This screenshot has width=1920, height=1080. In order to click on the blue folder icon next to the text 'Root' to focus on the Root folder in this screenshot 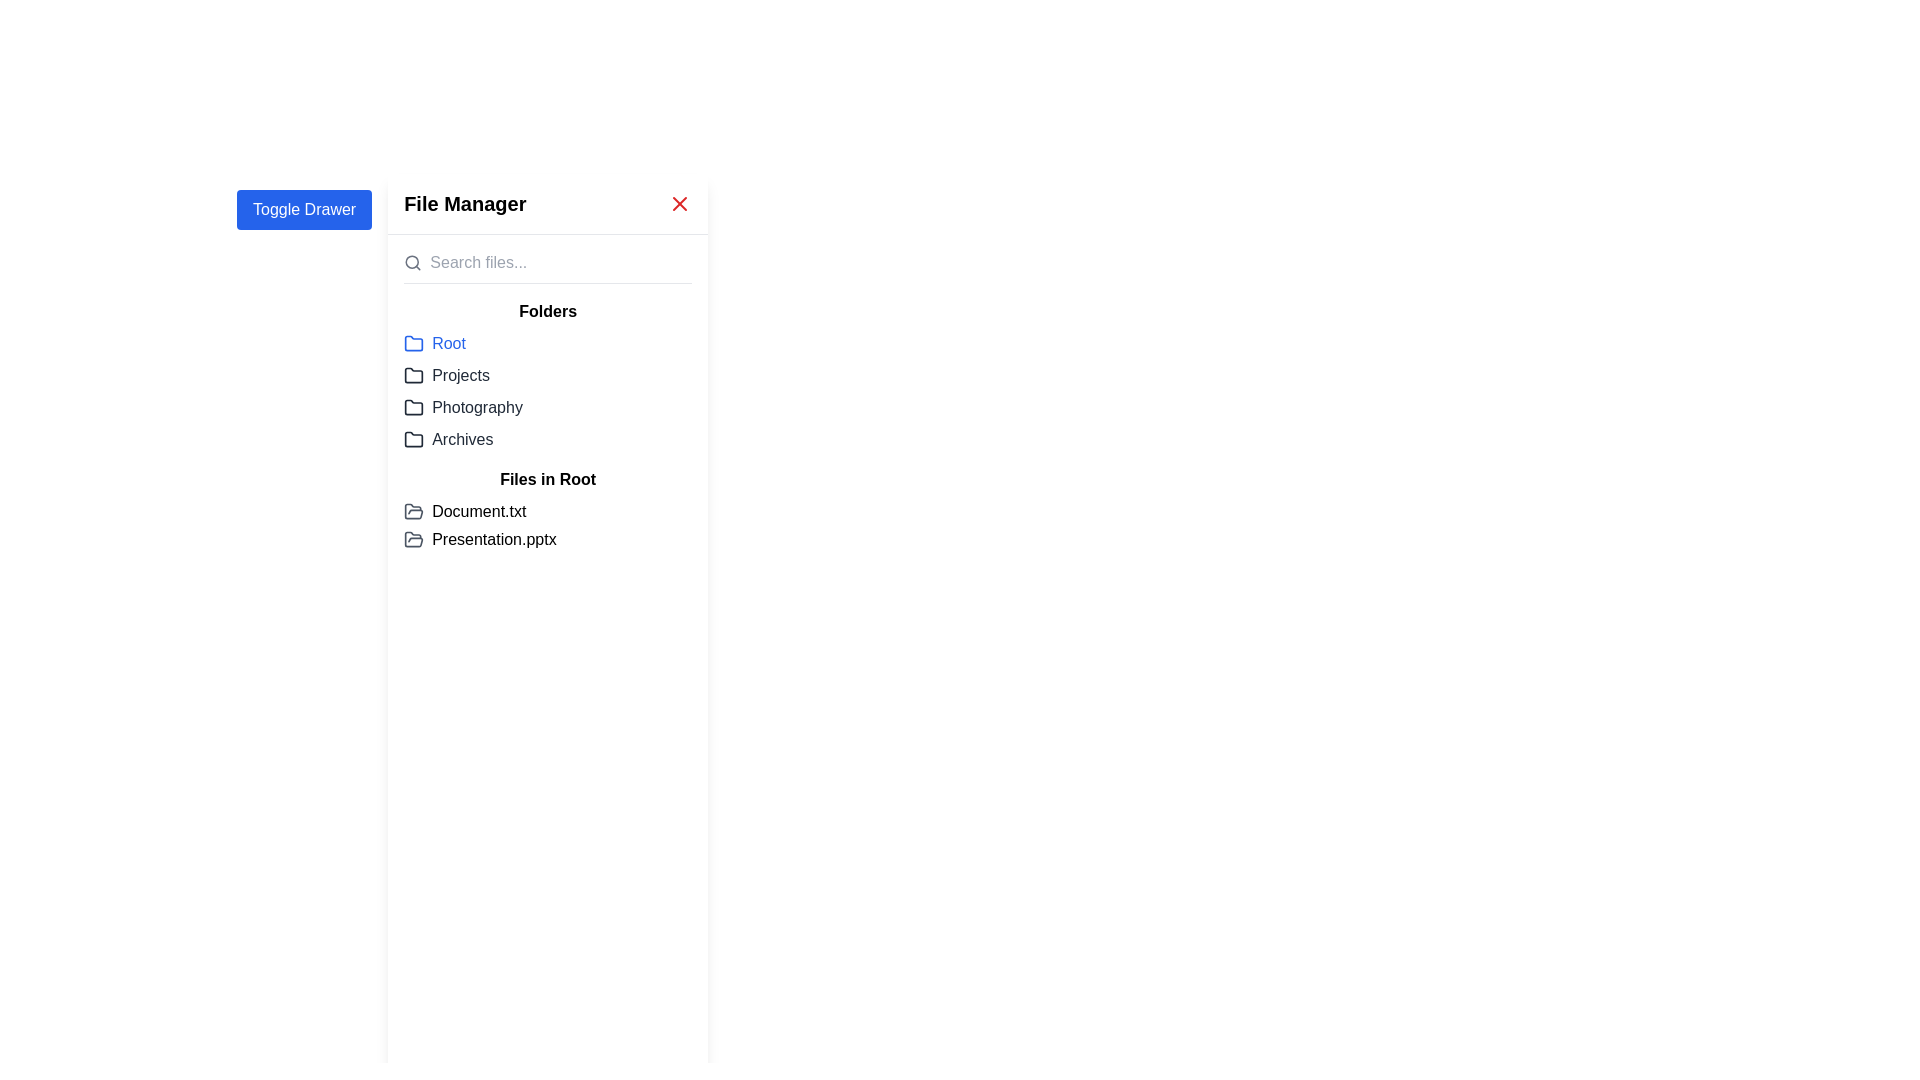, I will do `click(413, 342)`.